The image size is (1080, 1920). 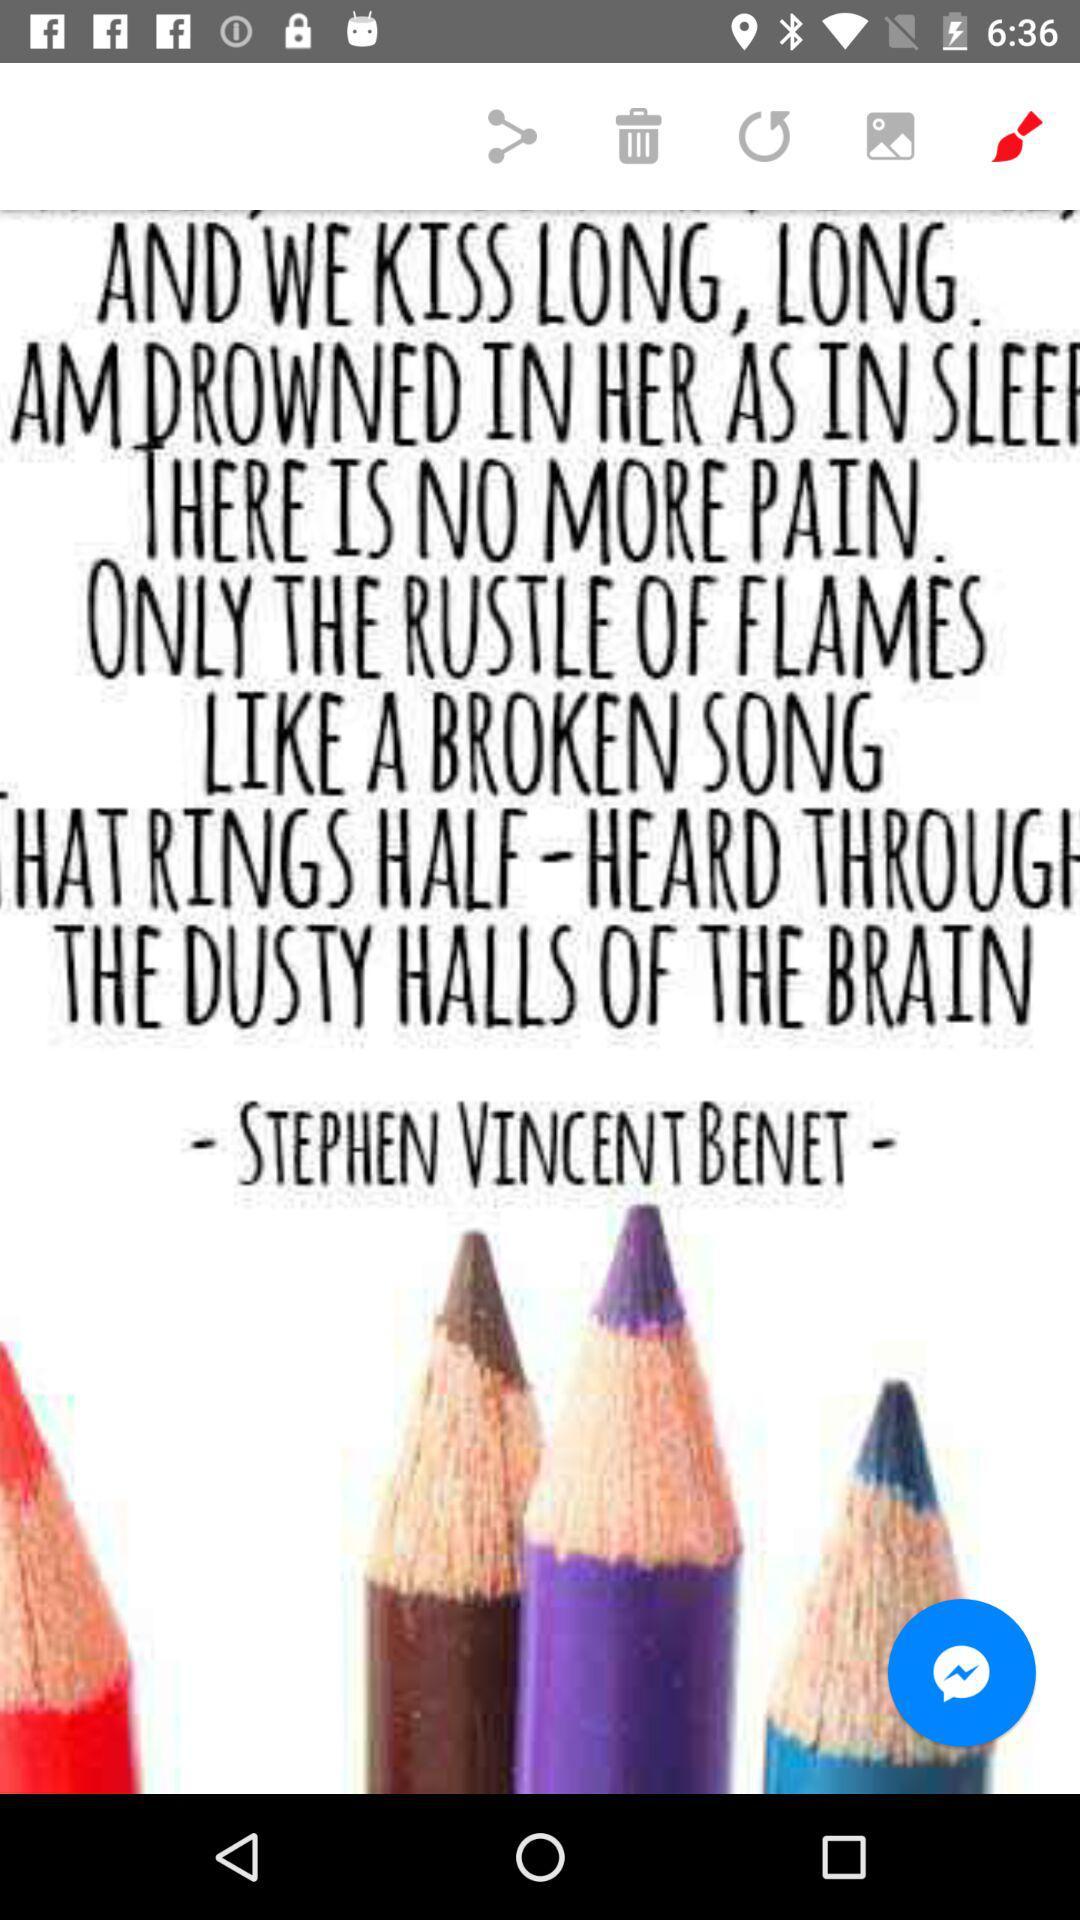 I want to click on the icon at the bottom right corner, so click(x=960, y=1674).